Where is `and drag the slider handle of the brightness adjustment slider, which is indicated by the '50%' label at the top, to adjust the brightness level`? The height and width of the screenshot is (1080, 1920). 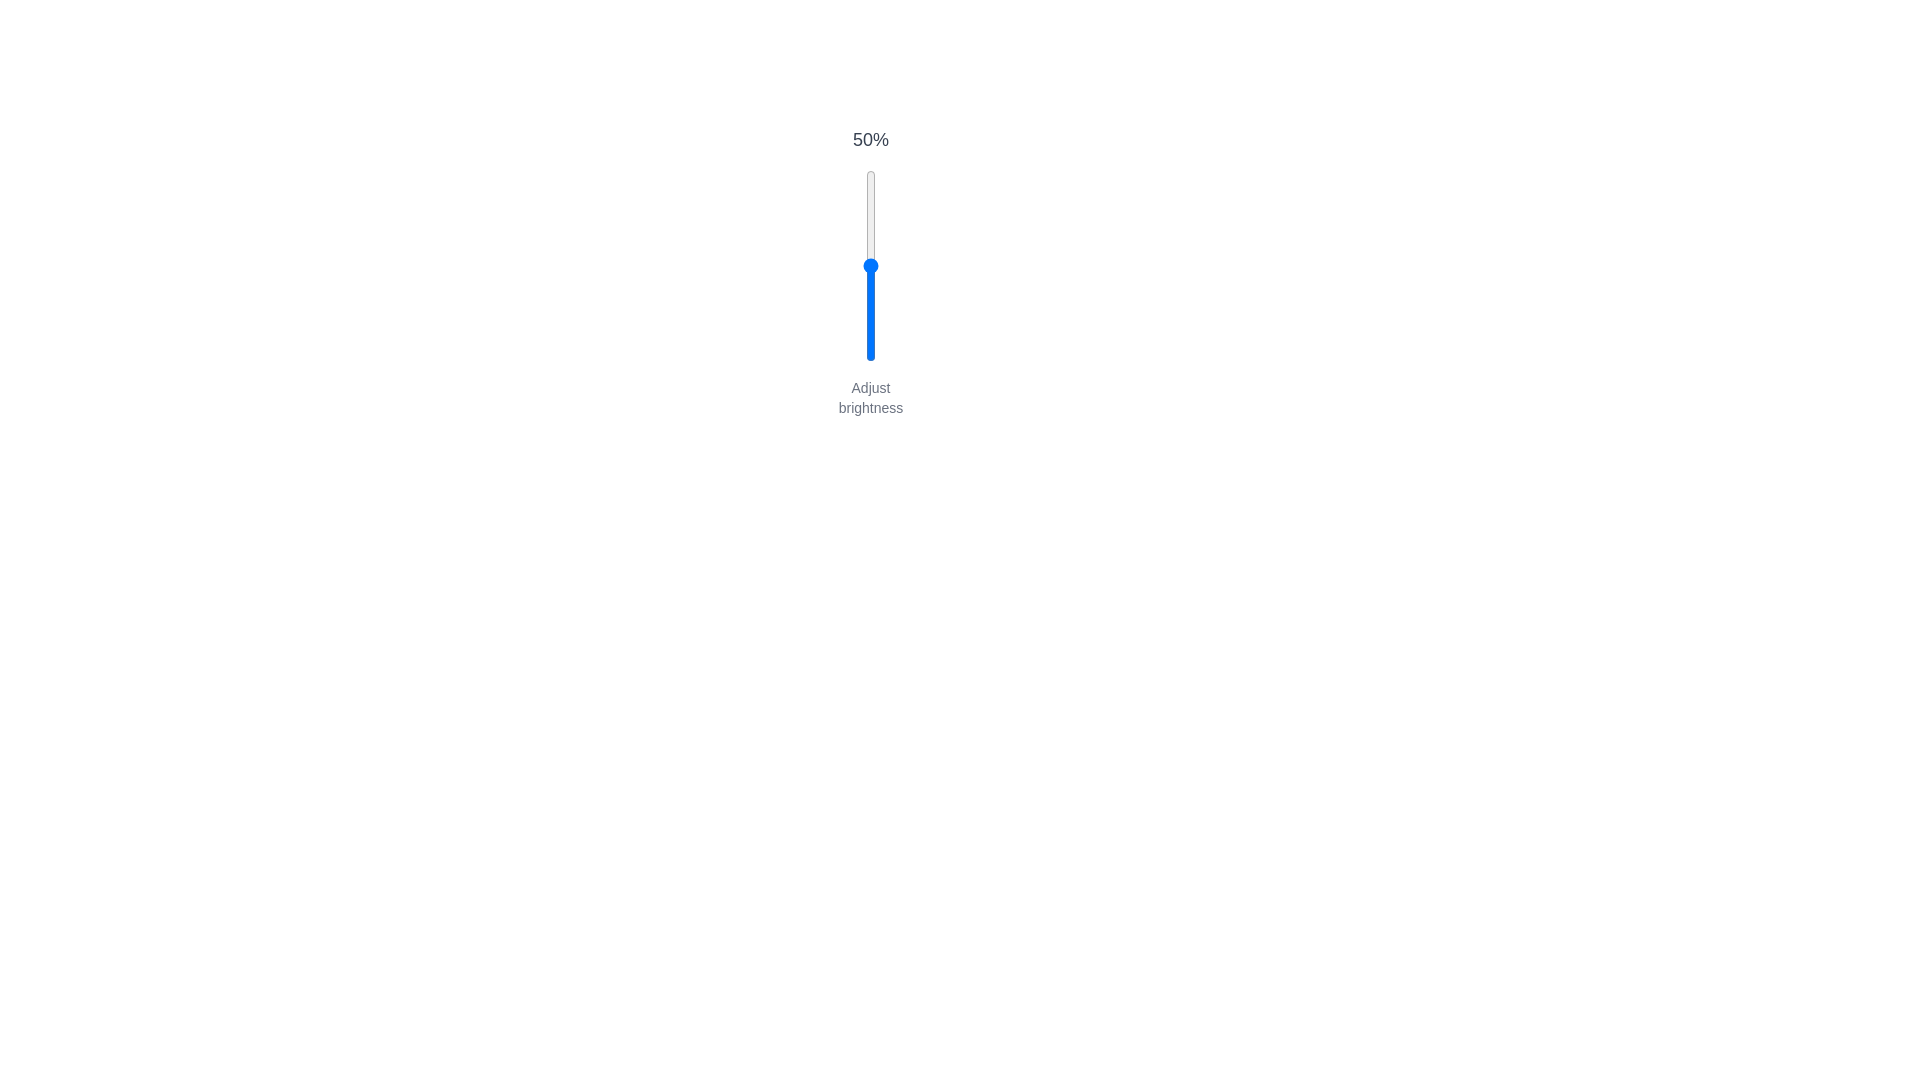
and drag the slider handle of the brightness adjustment slider, which is indicated by the '50%' label at the top, to adjust the brightness level is located at coordinates (870, 272).